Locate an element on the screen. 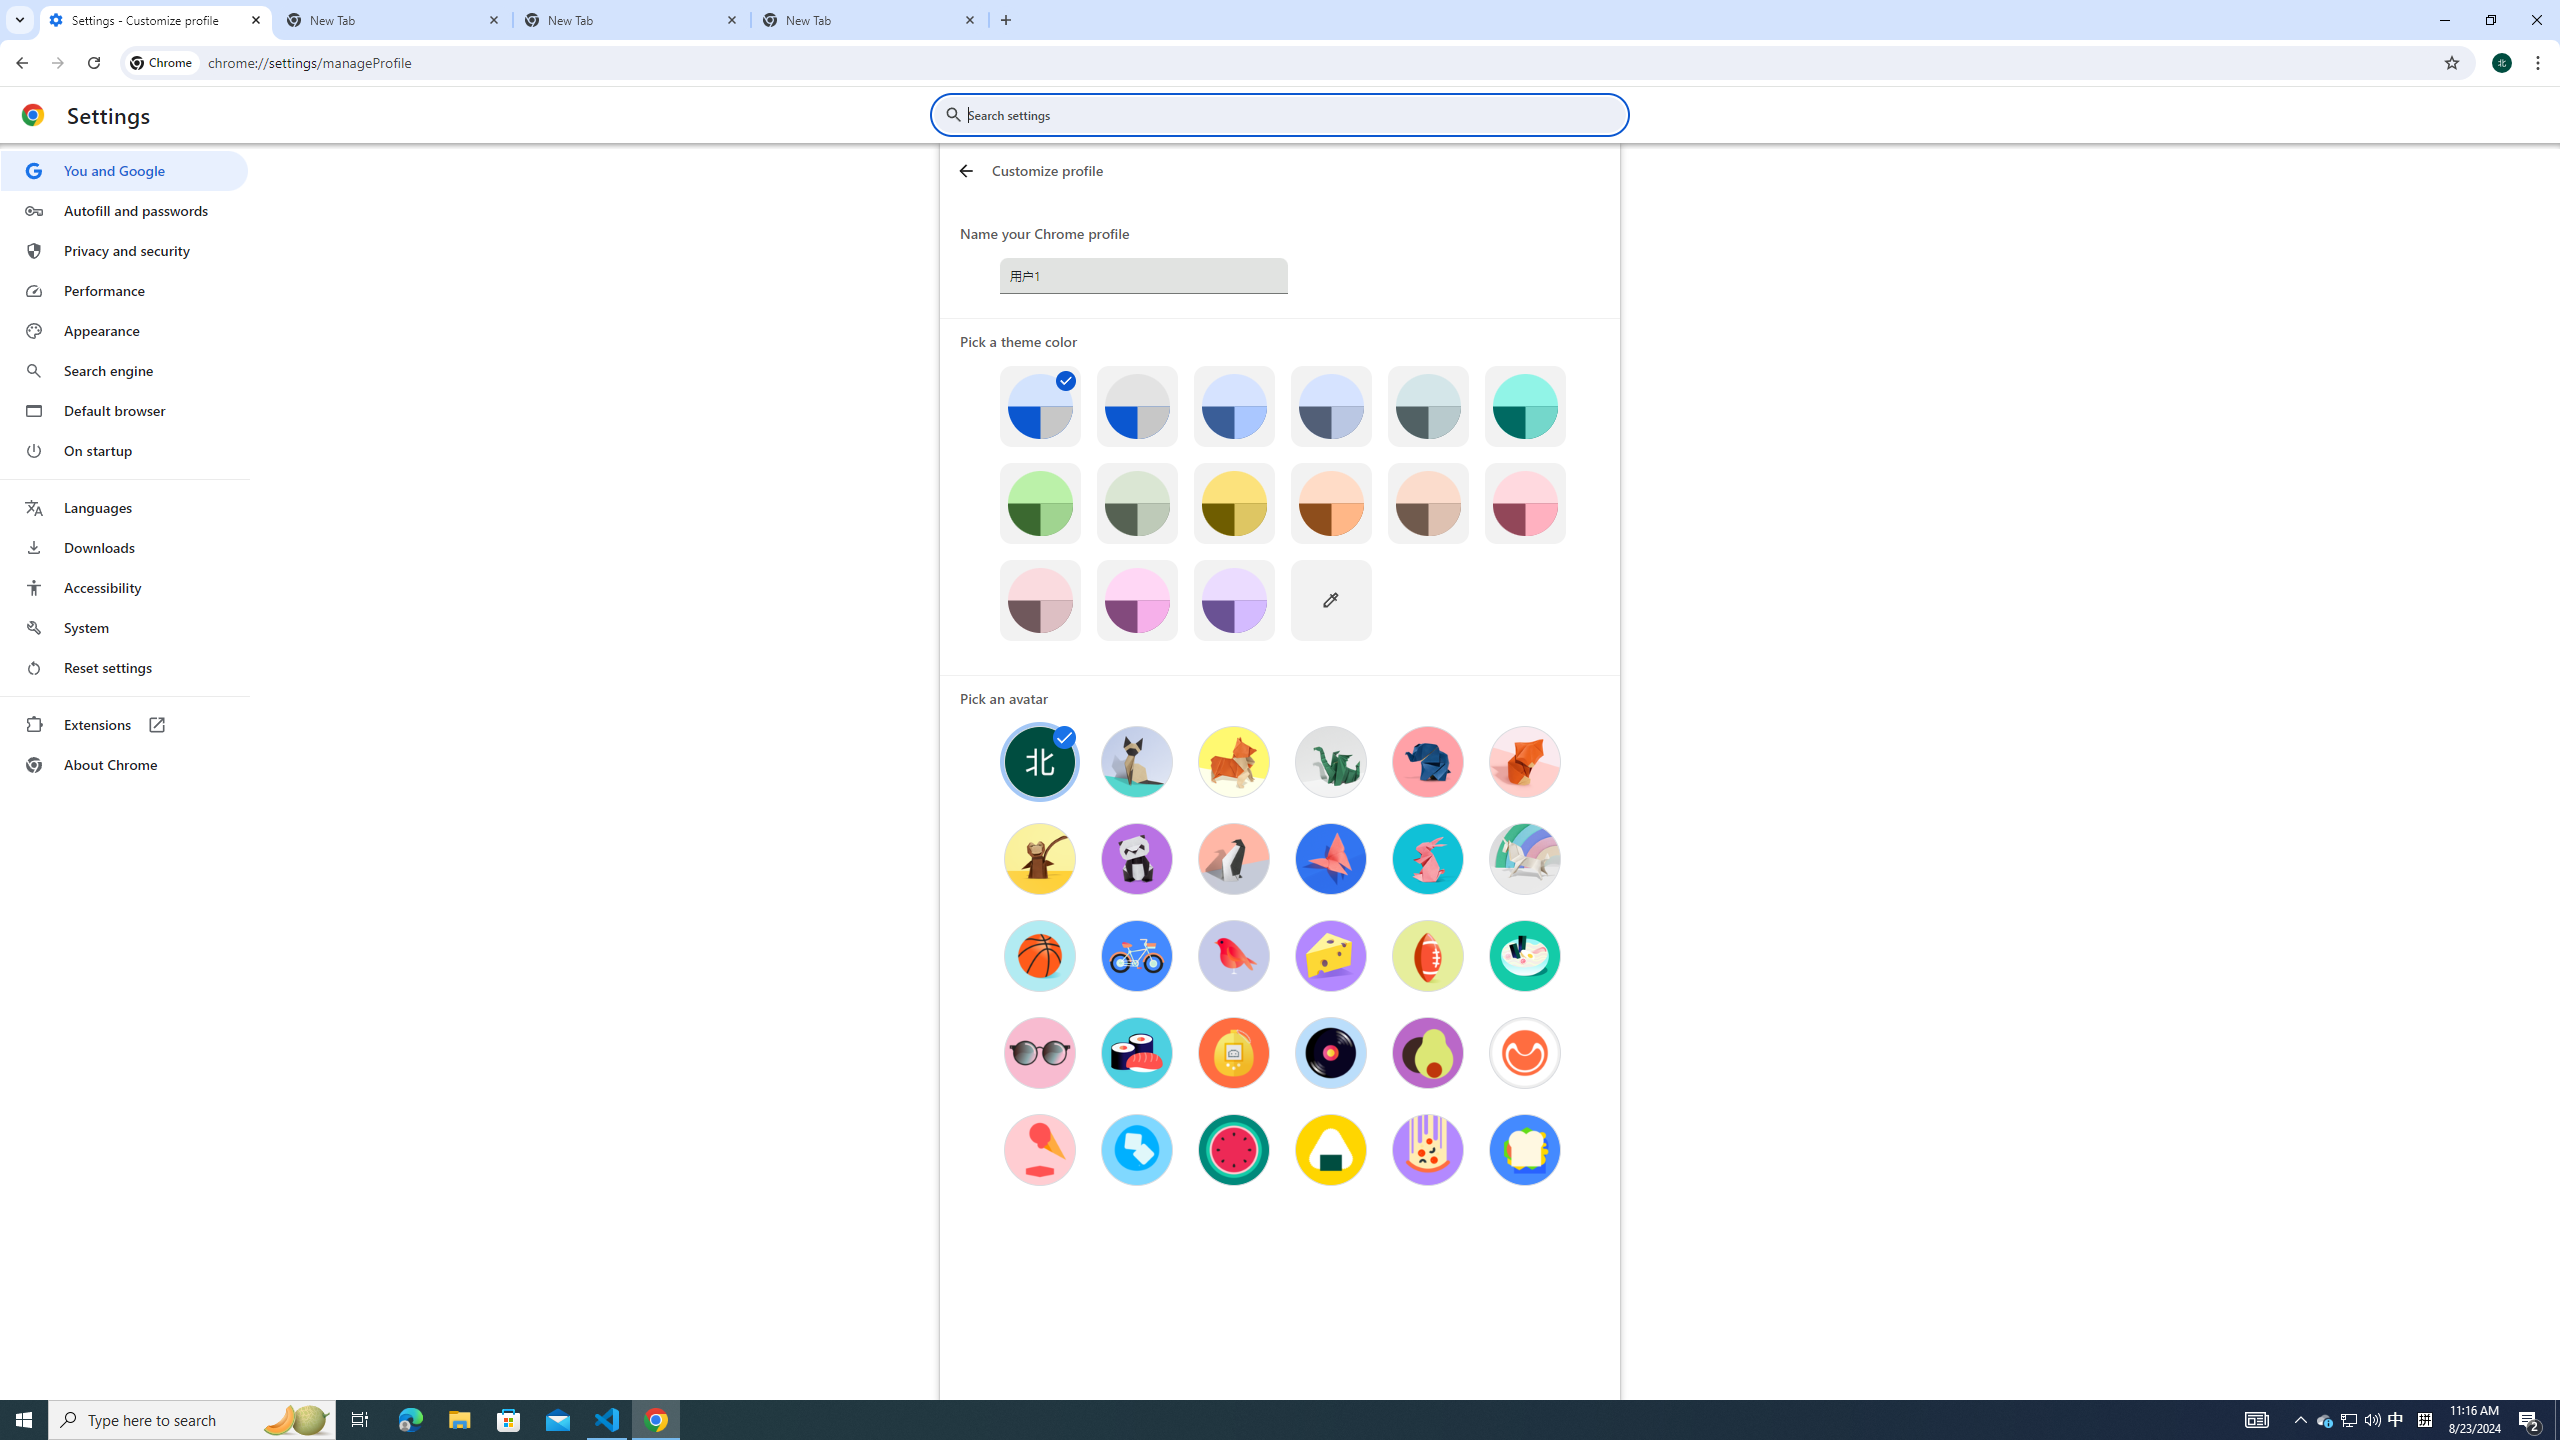  'Reset settings' is located at coordinates (123, 667).